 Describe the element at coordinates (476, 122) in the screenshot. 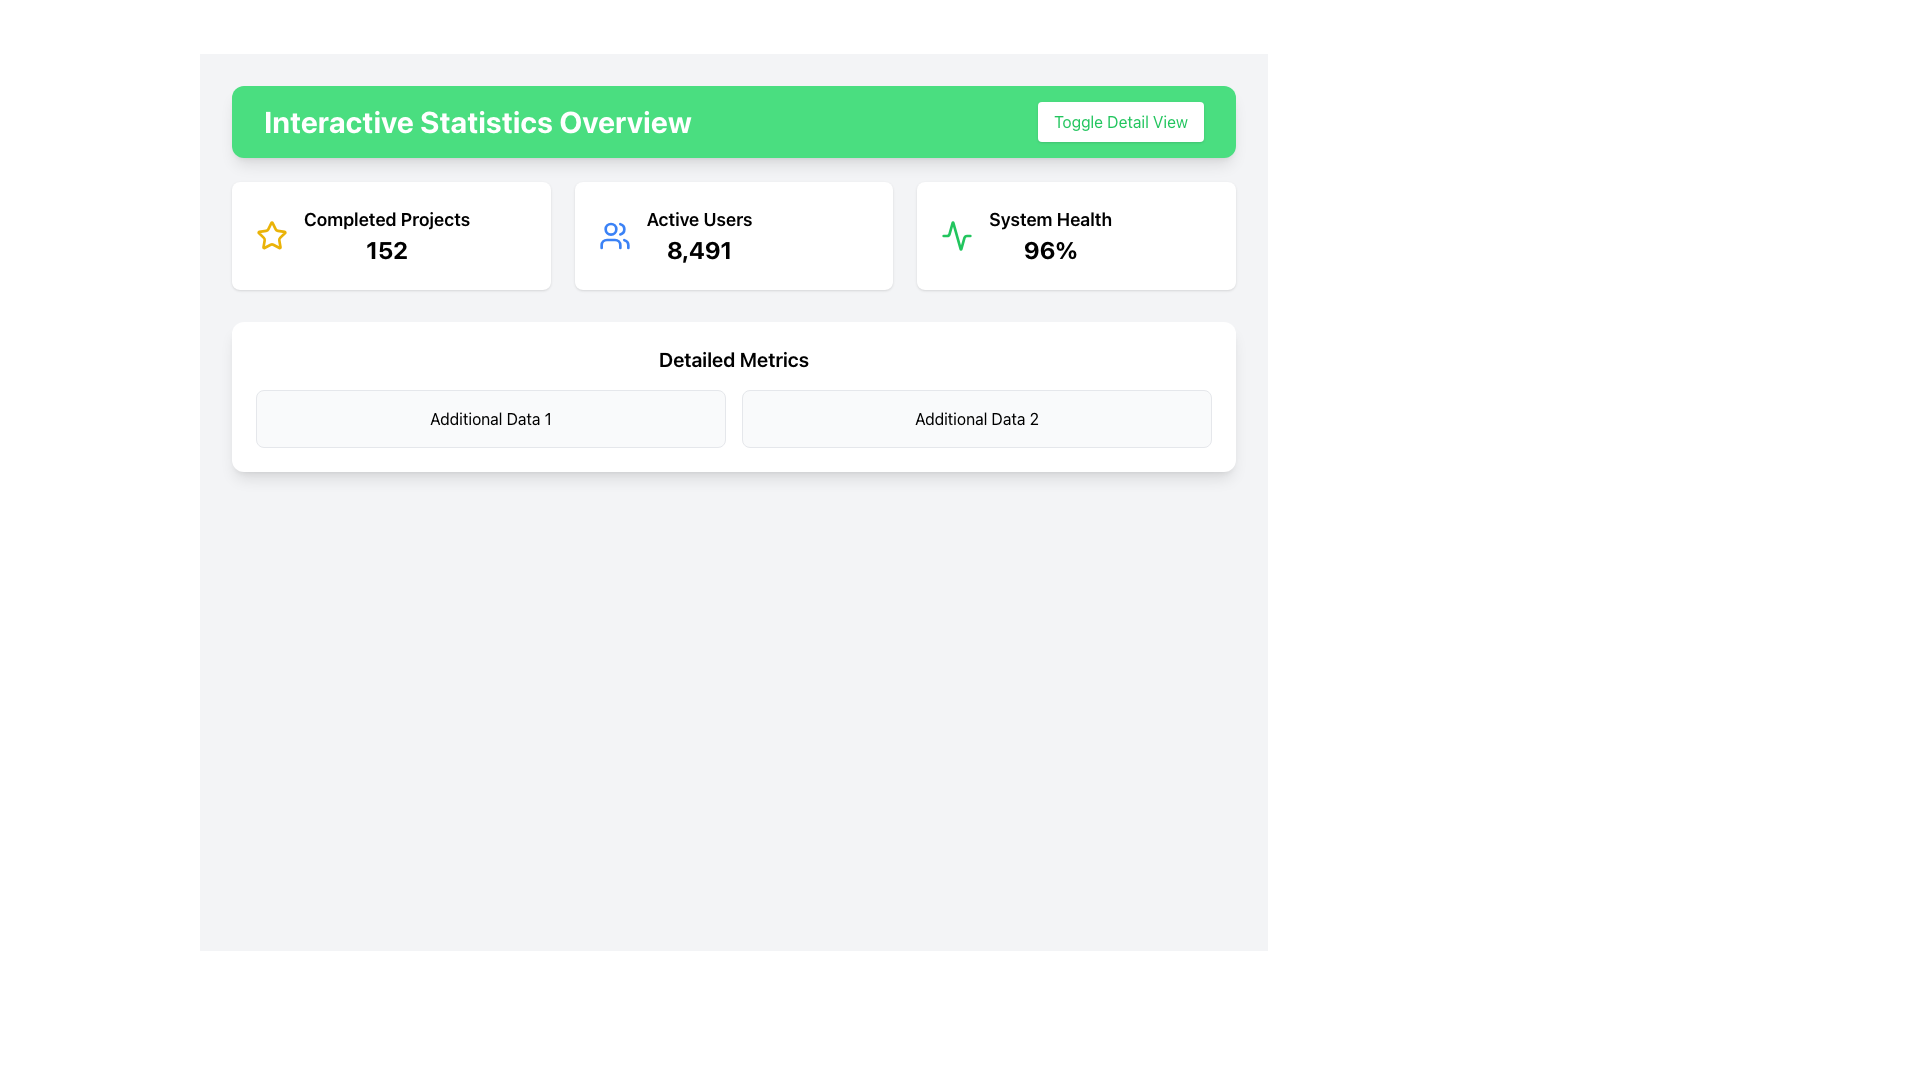

I see `the header element displaying 'Interactive Statistics Overview' in white font on a green background` at that location.